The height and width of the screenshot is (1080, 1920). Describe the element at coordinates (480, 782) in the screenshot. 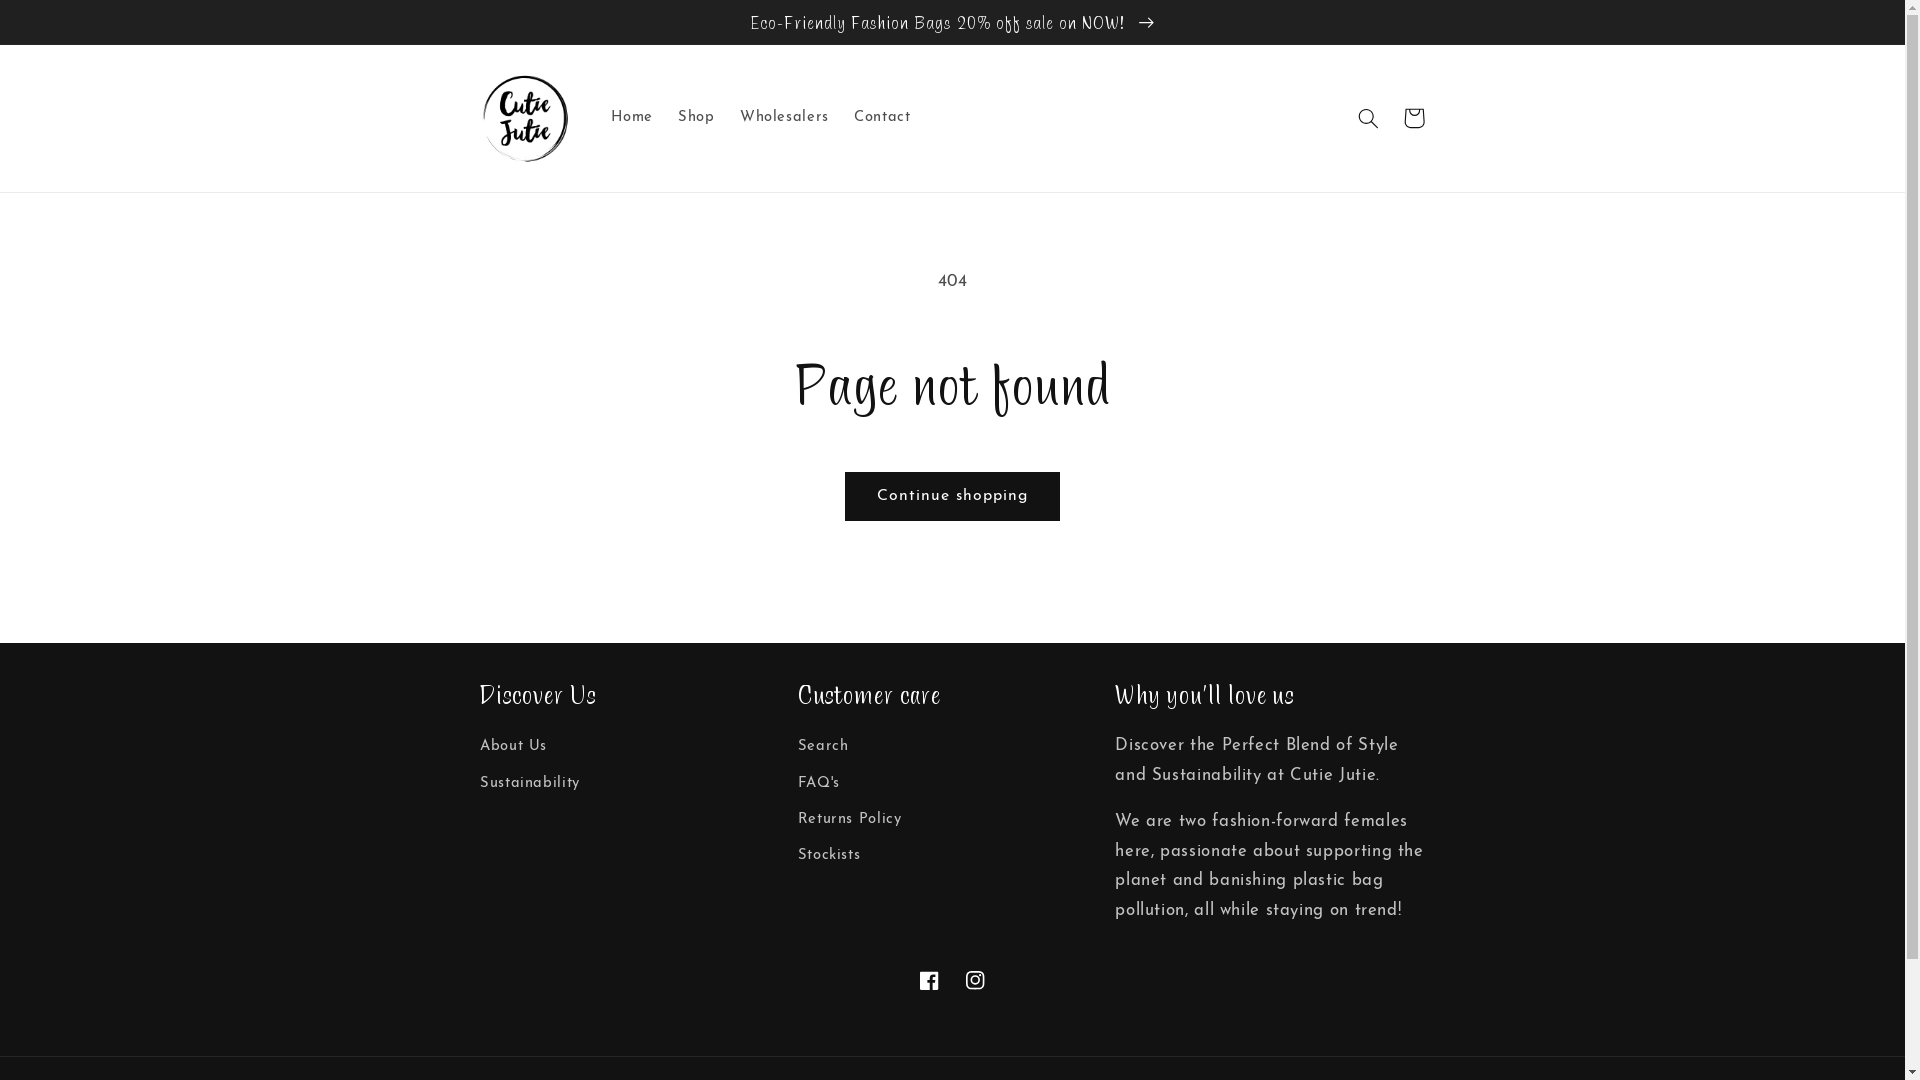

I see `'Sustainability'` at that location.